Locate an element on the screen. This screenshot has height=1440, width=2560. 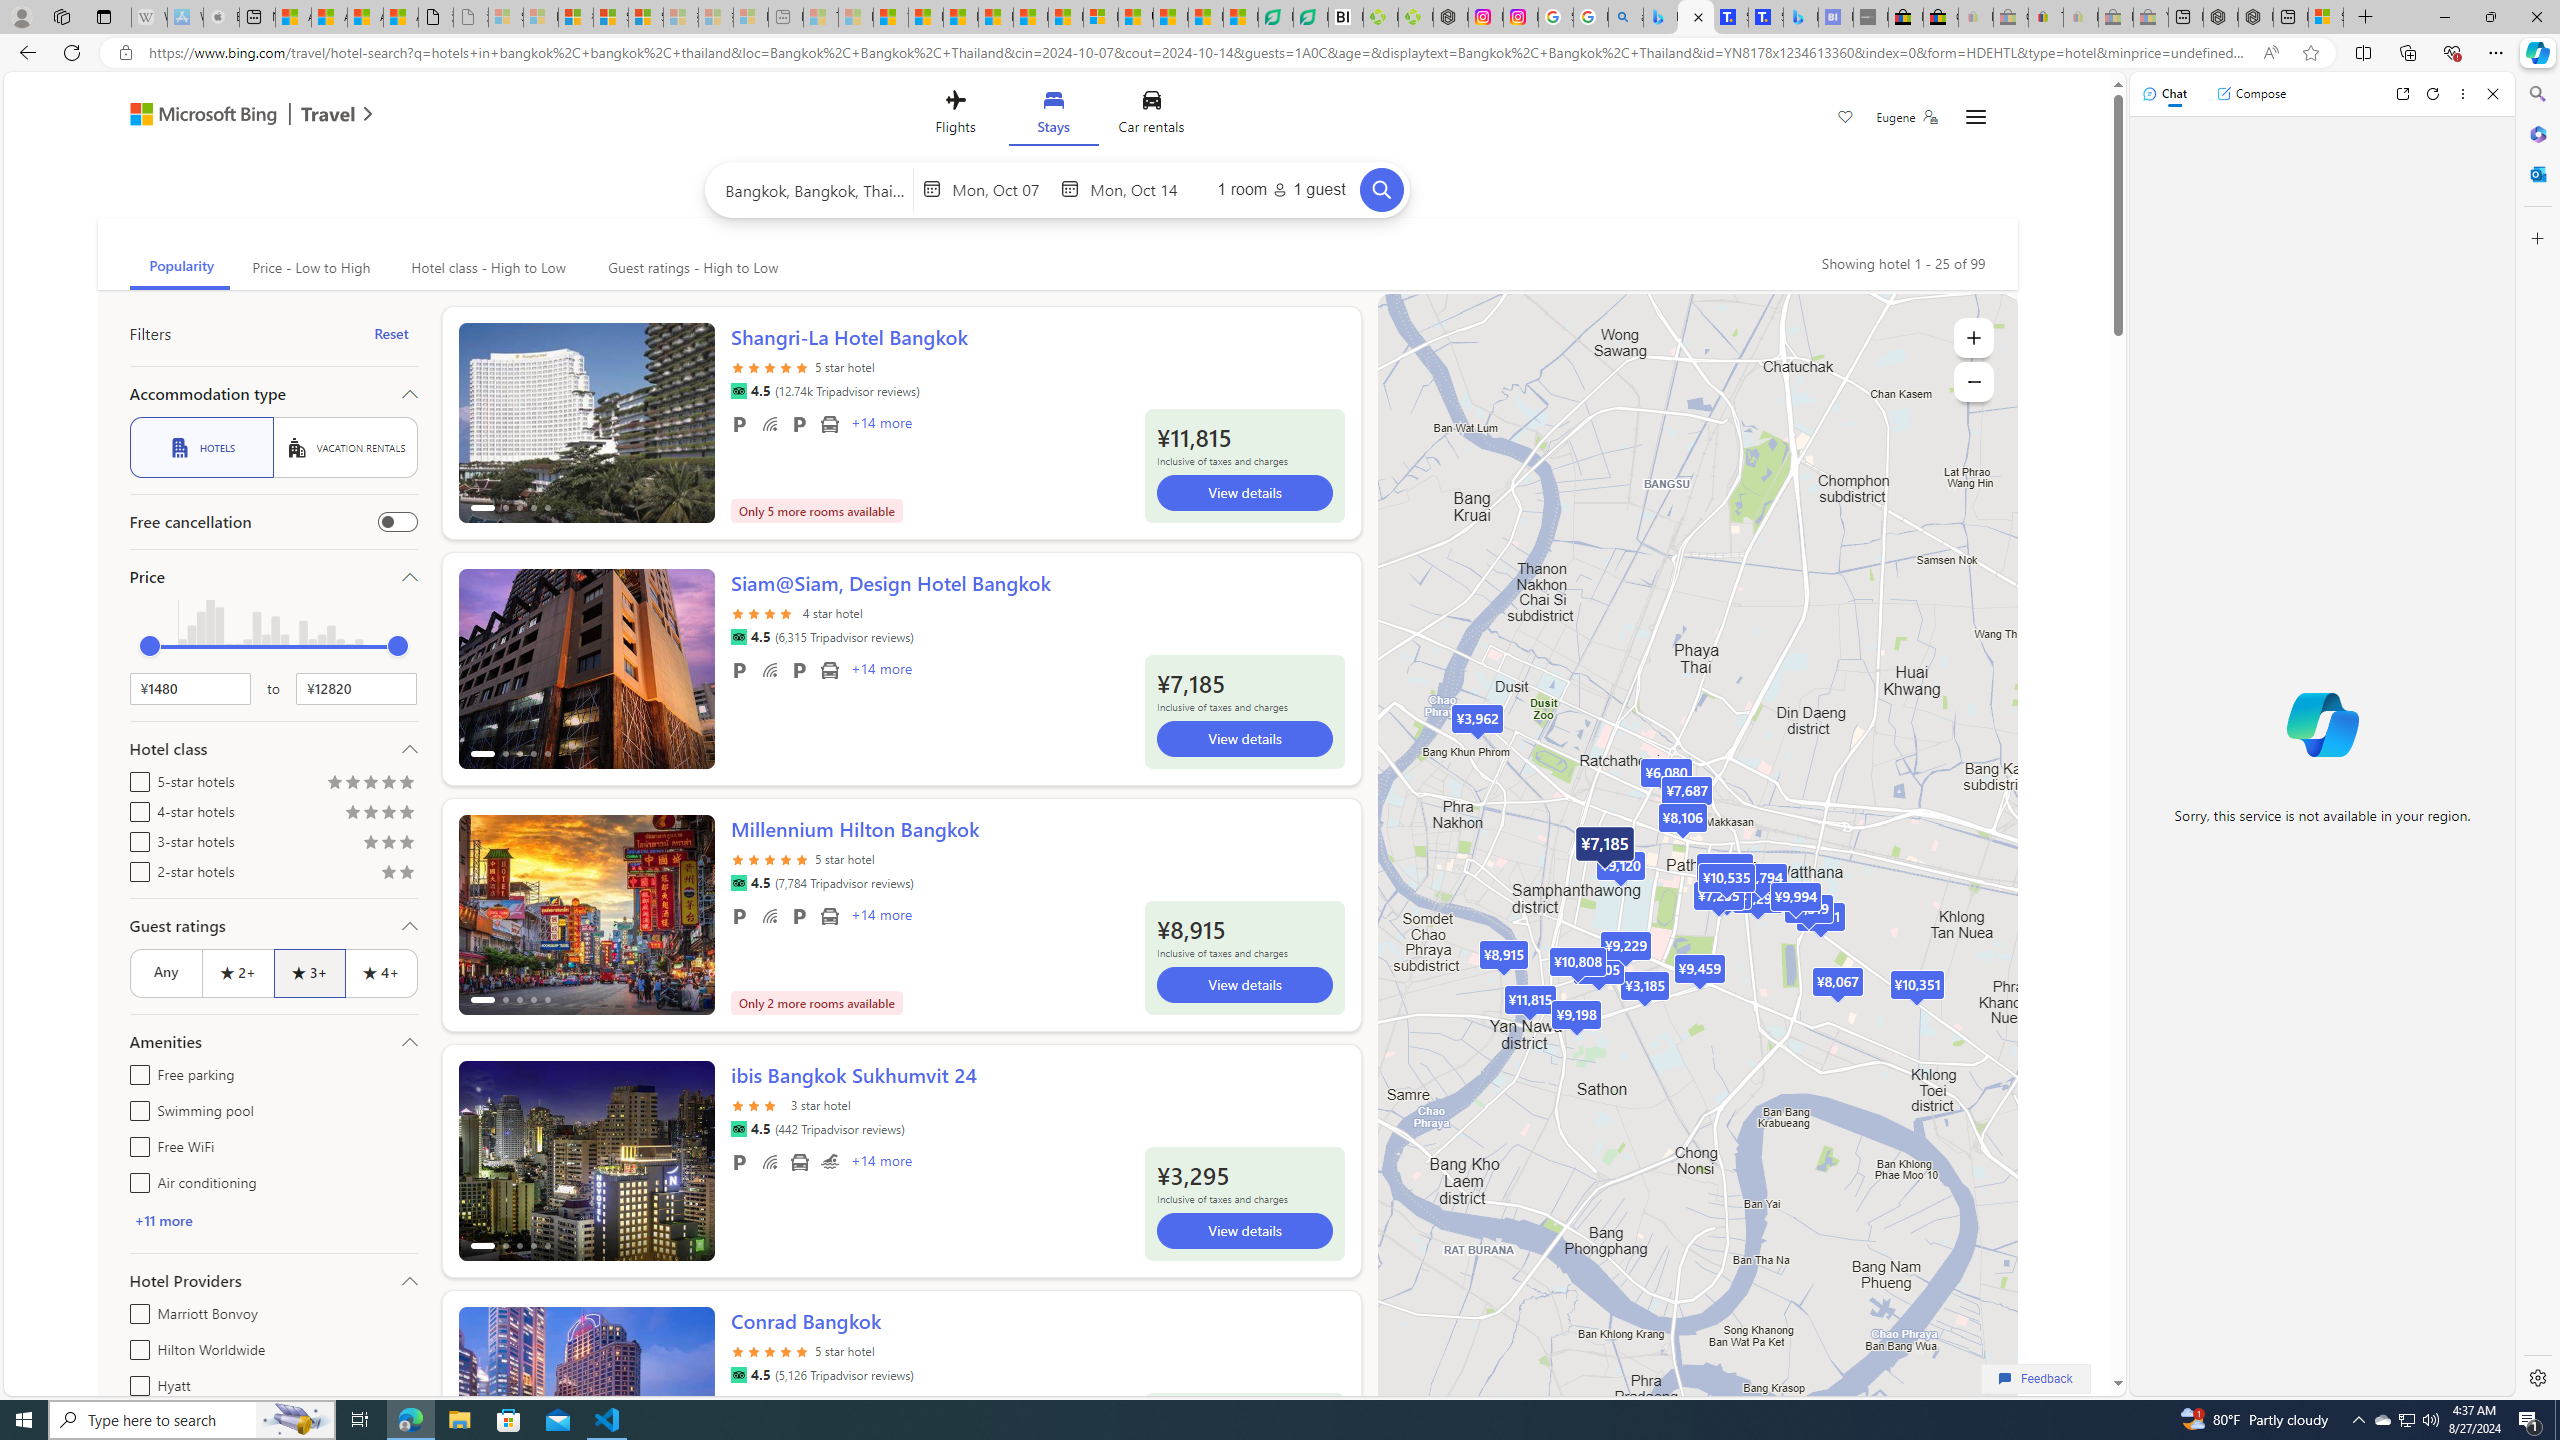
'Accommodation type' is located at coordinates (272, 392).